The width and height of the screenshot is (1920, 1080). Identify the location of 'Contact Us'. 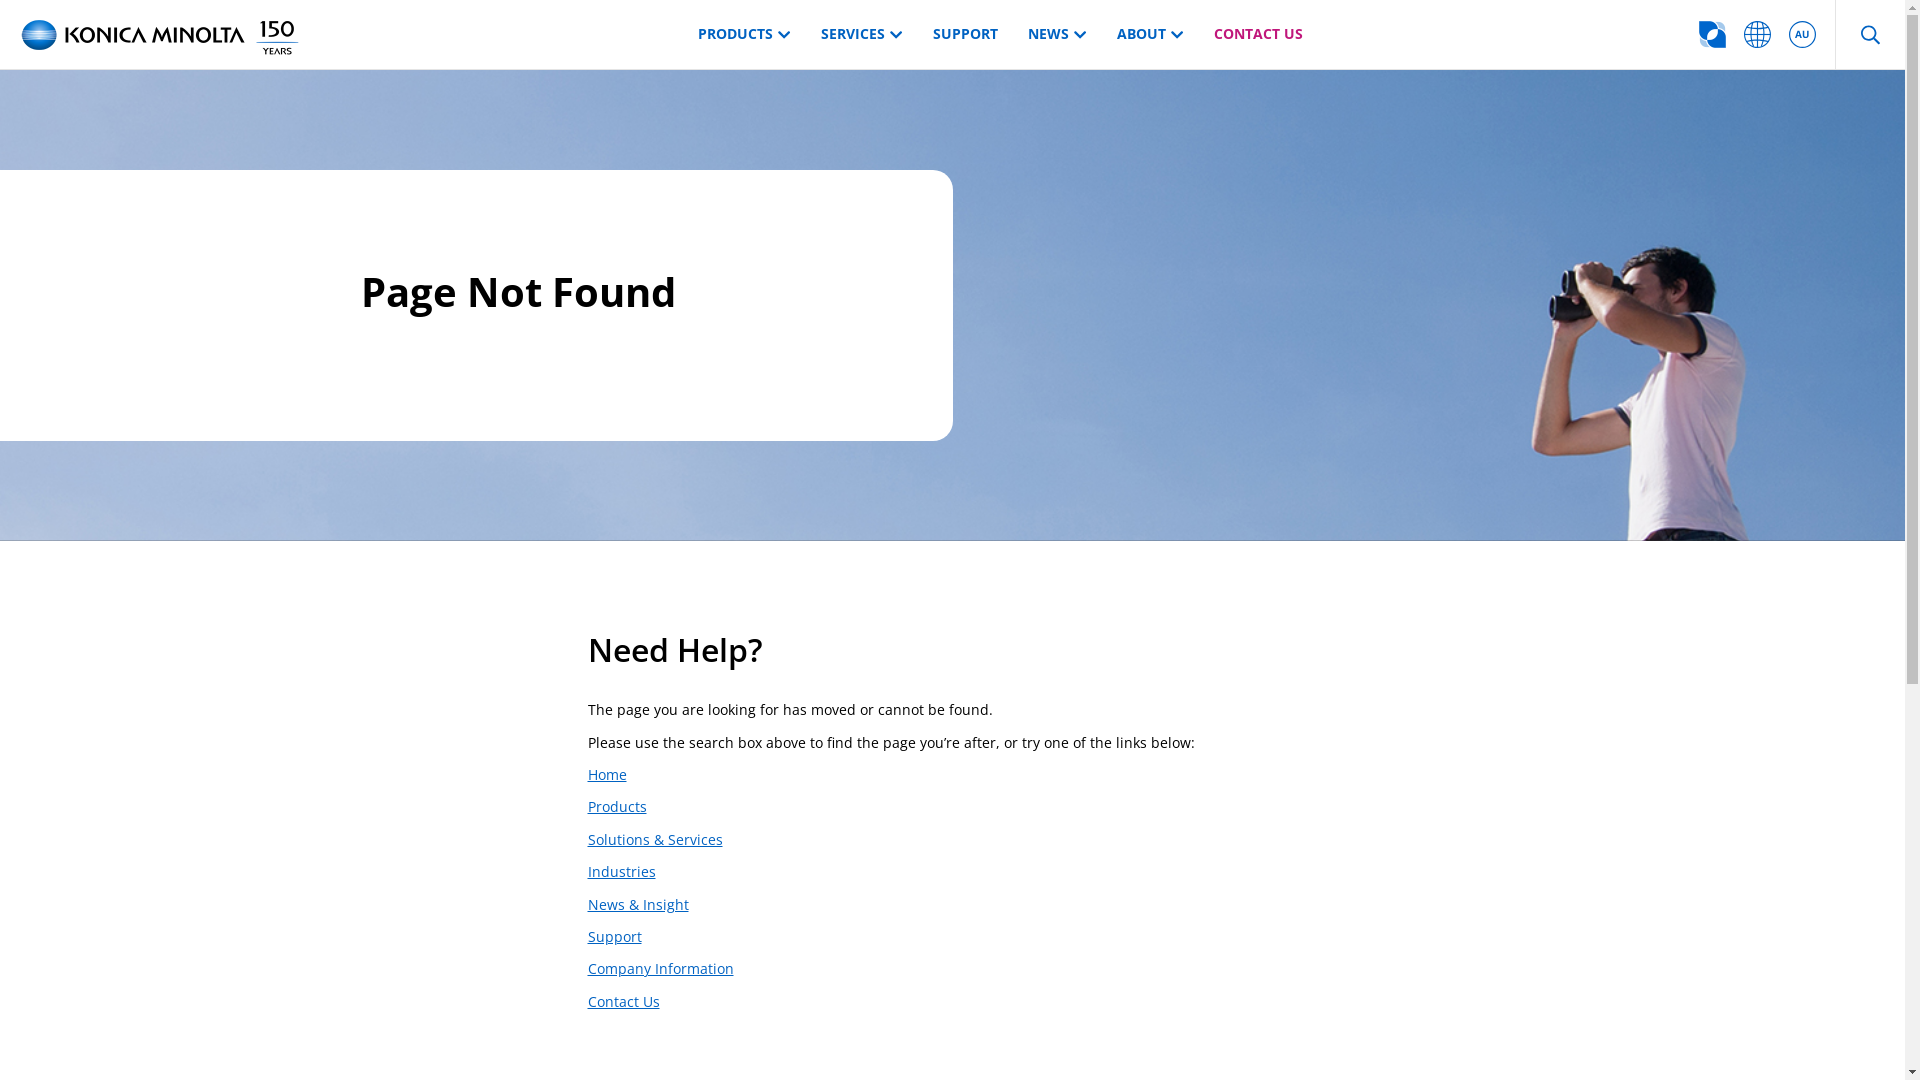
(587, 1001).